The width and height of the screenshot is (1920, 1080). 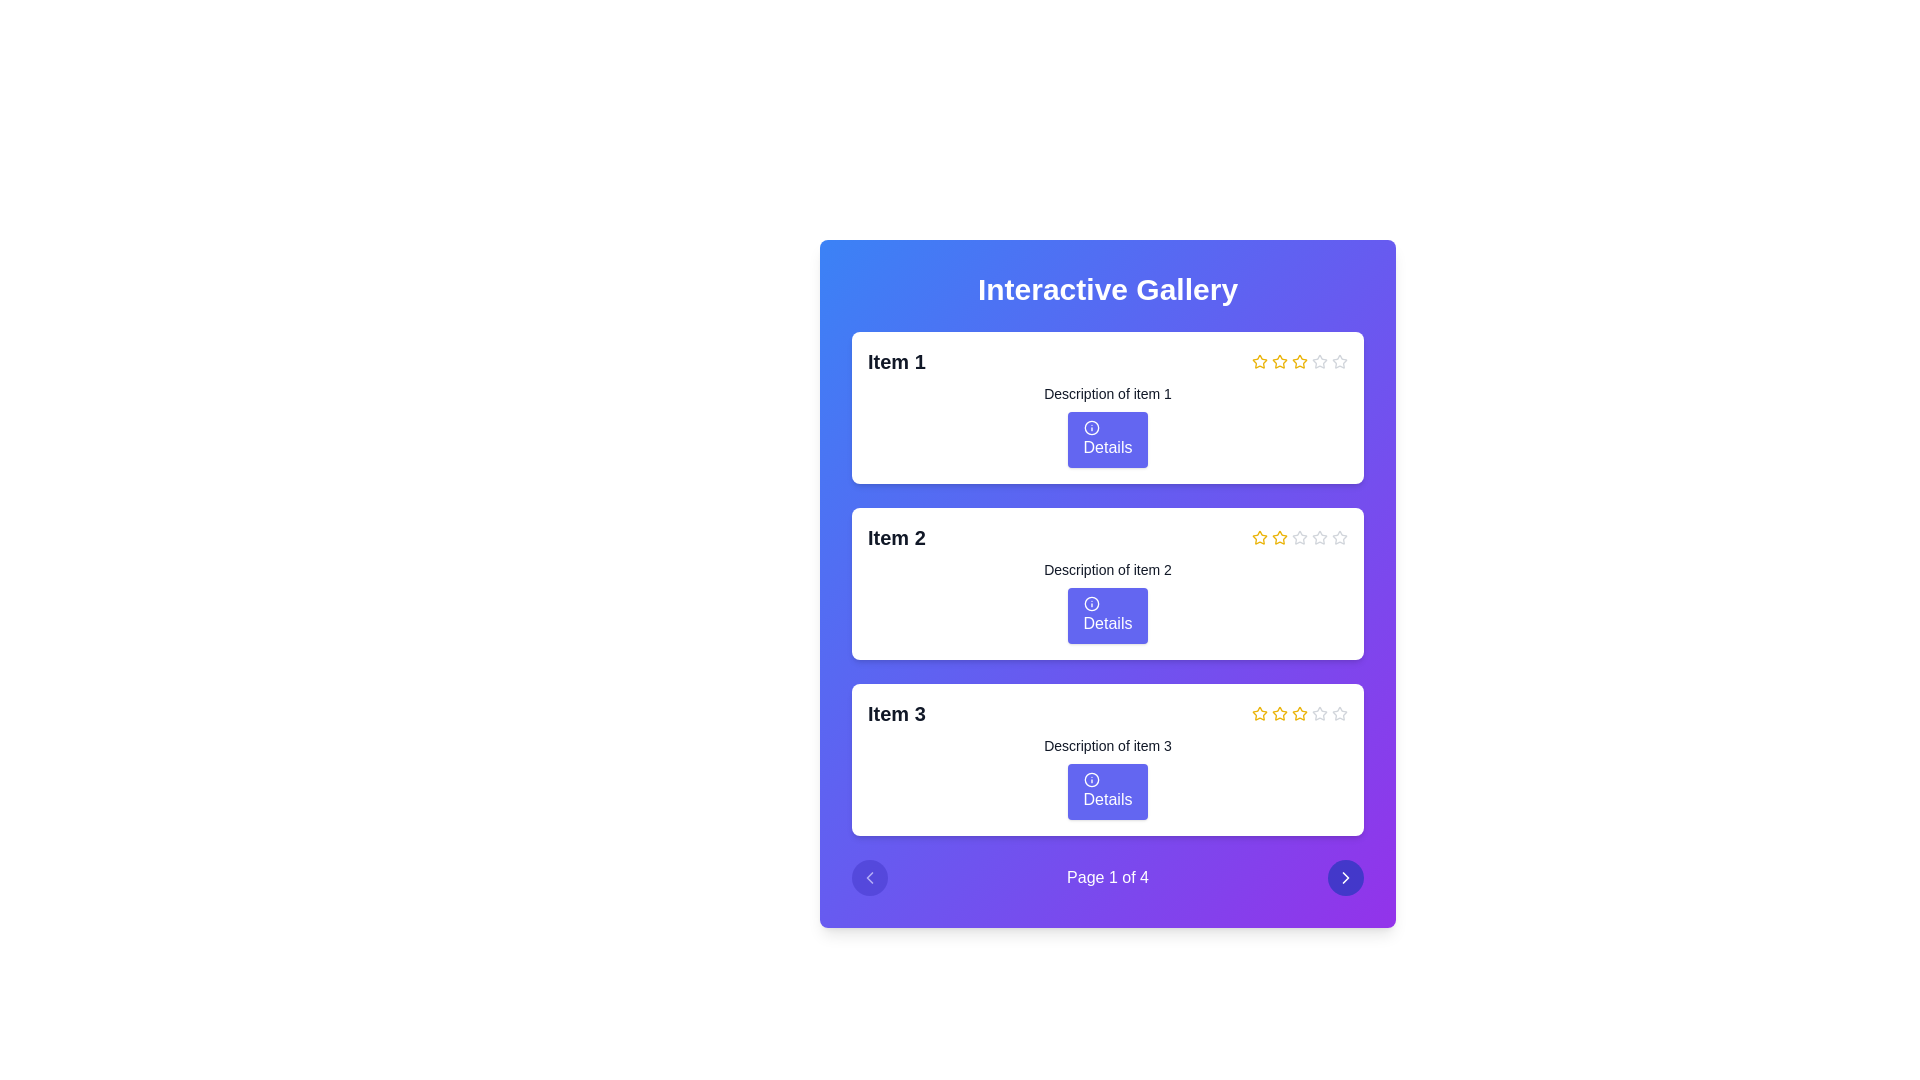 I want to click on the 'Details' button which contains a circular icon with an 'i' symbol, styled with a blue background and white text, located in the top section of the interface, so click(x=1090, y=427).